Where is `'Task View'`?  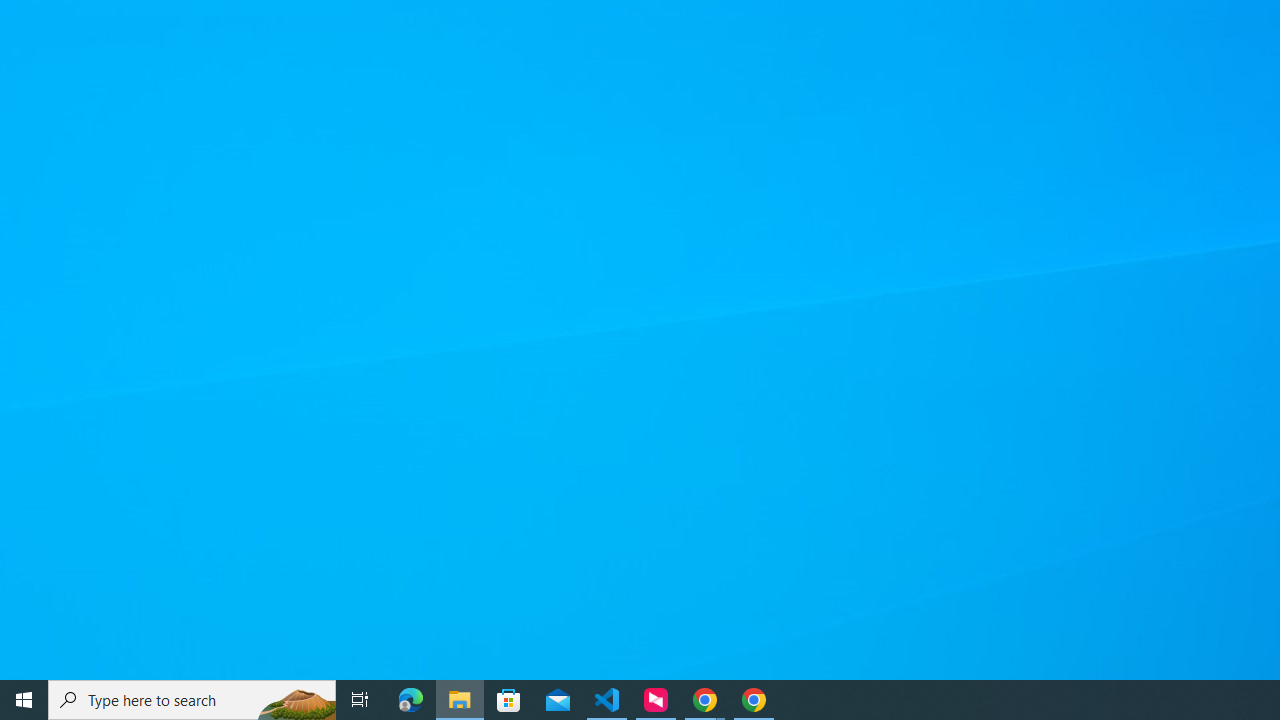
'Task View' is located at coordinates (359, 698).